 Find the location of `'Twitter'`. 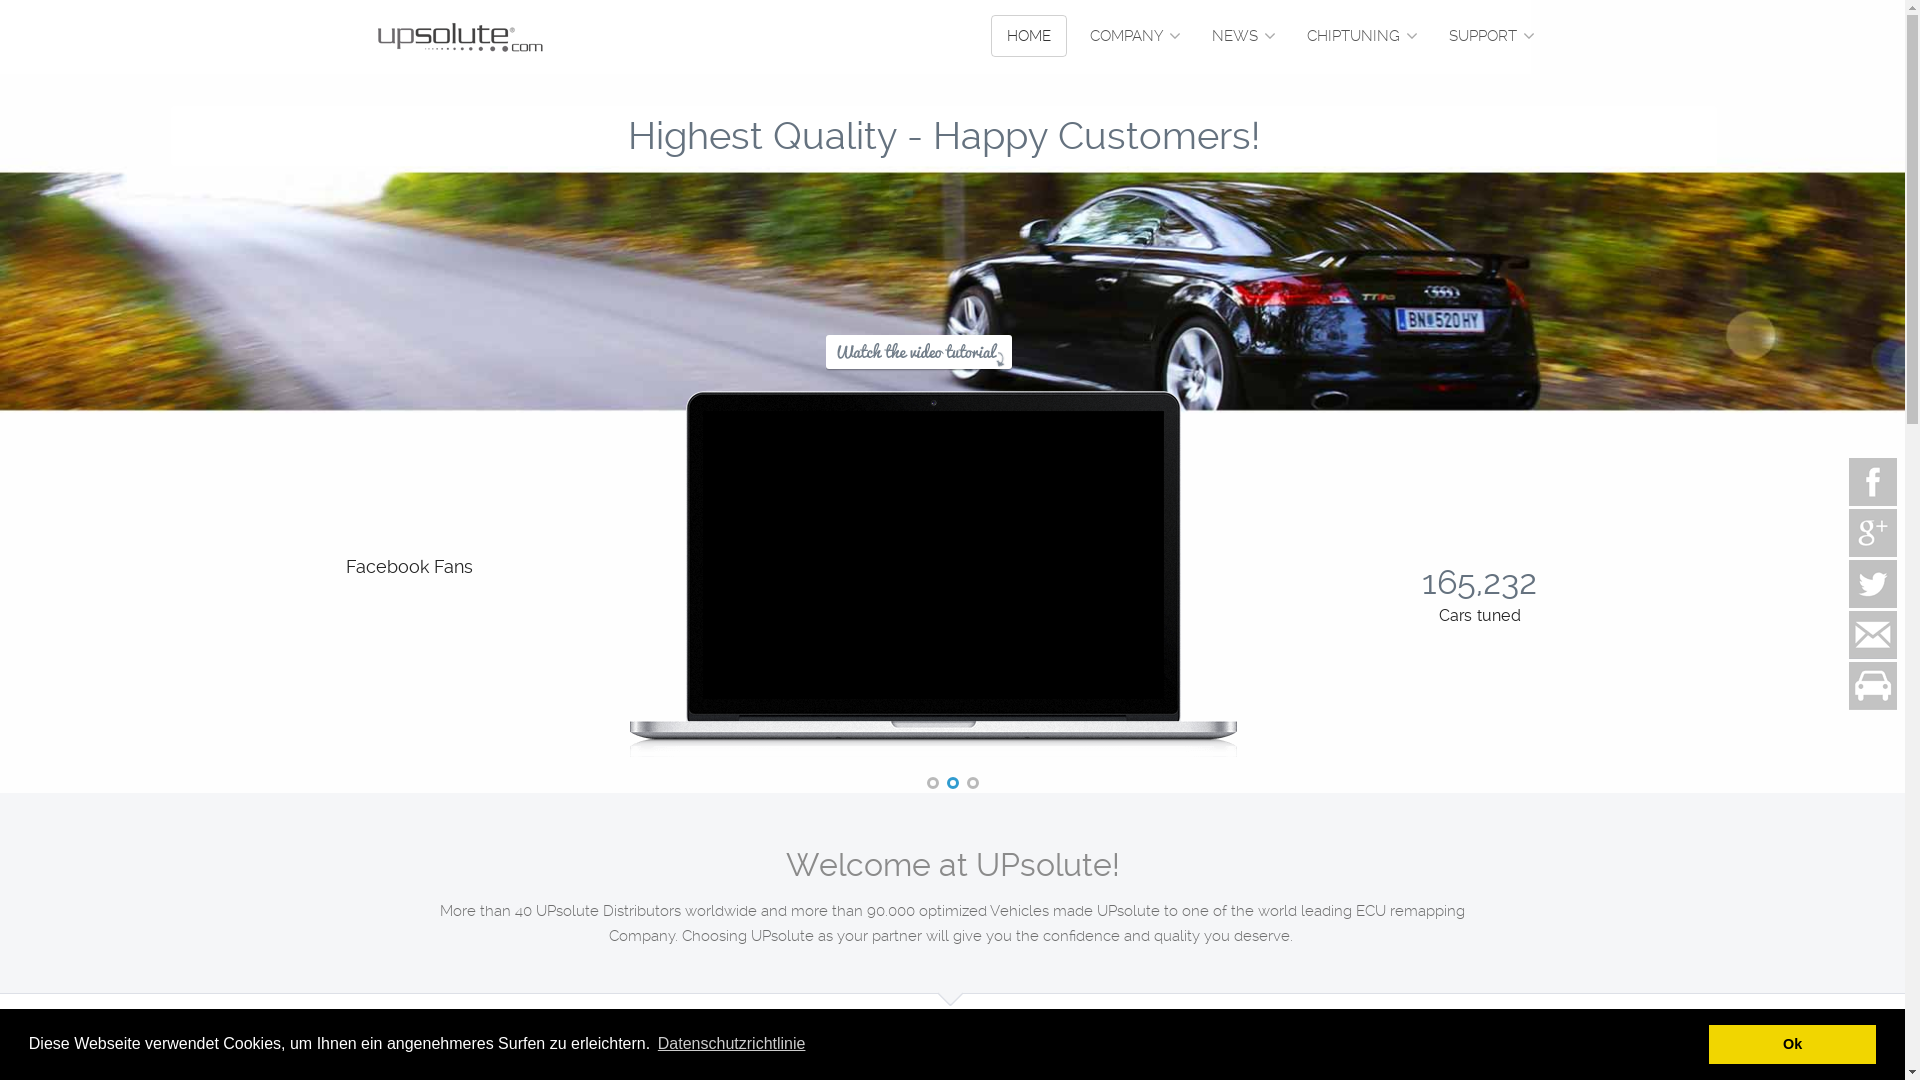

'Twitter' is located at coordinates (1845, 583).